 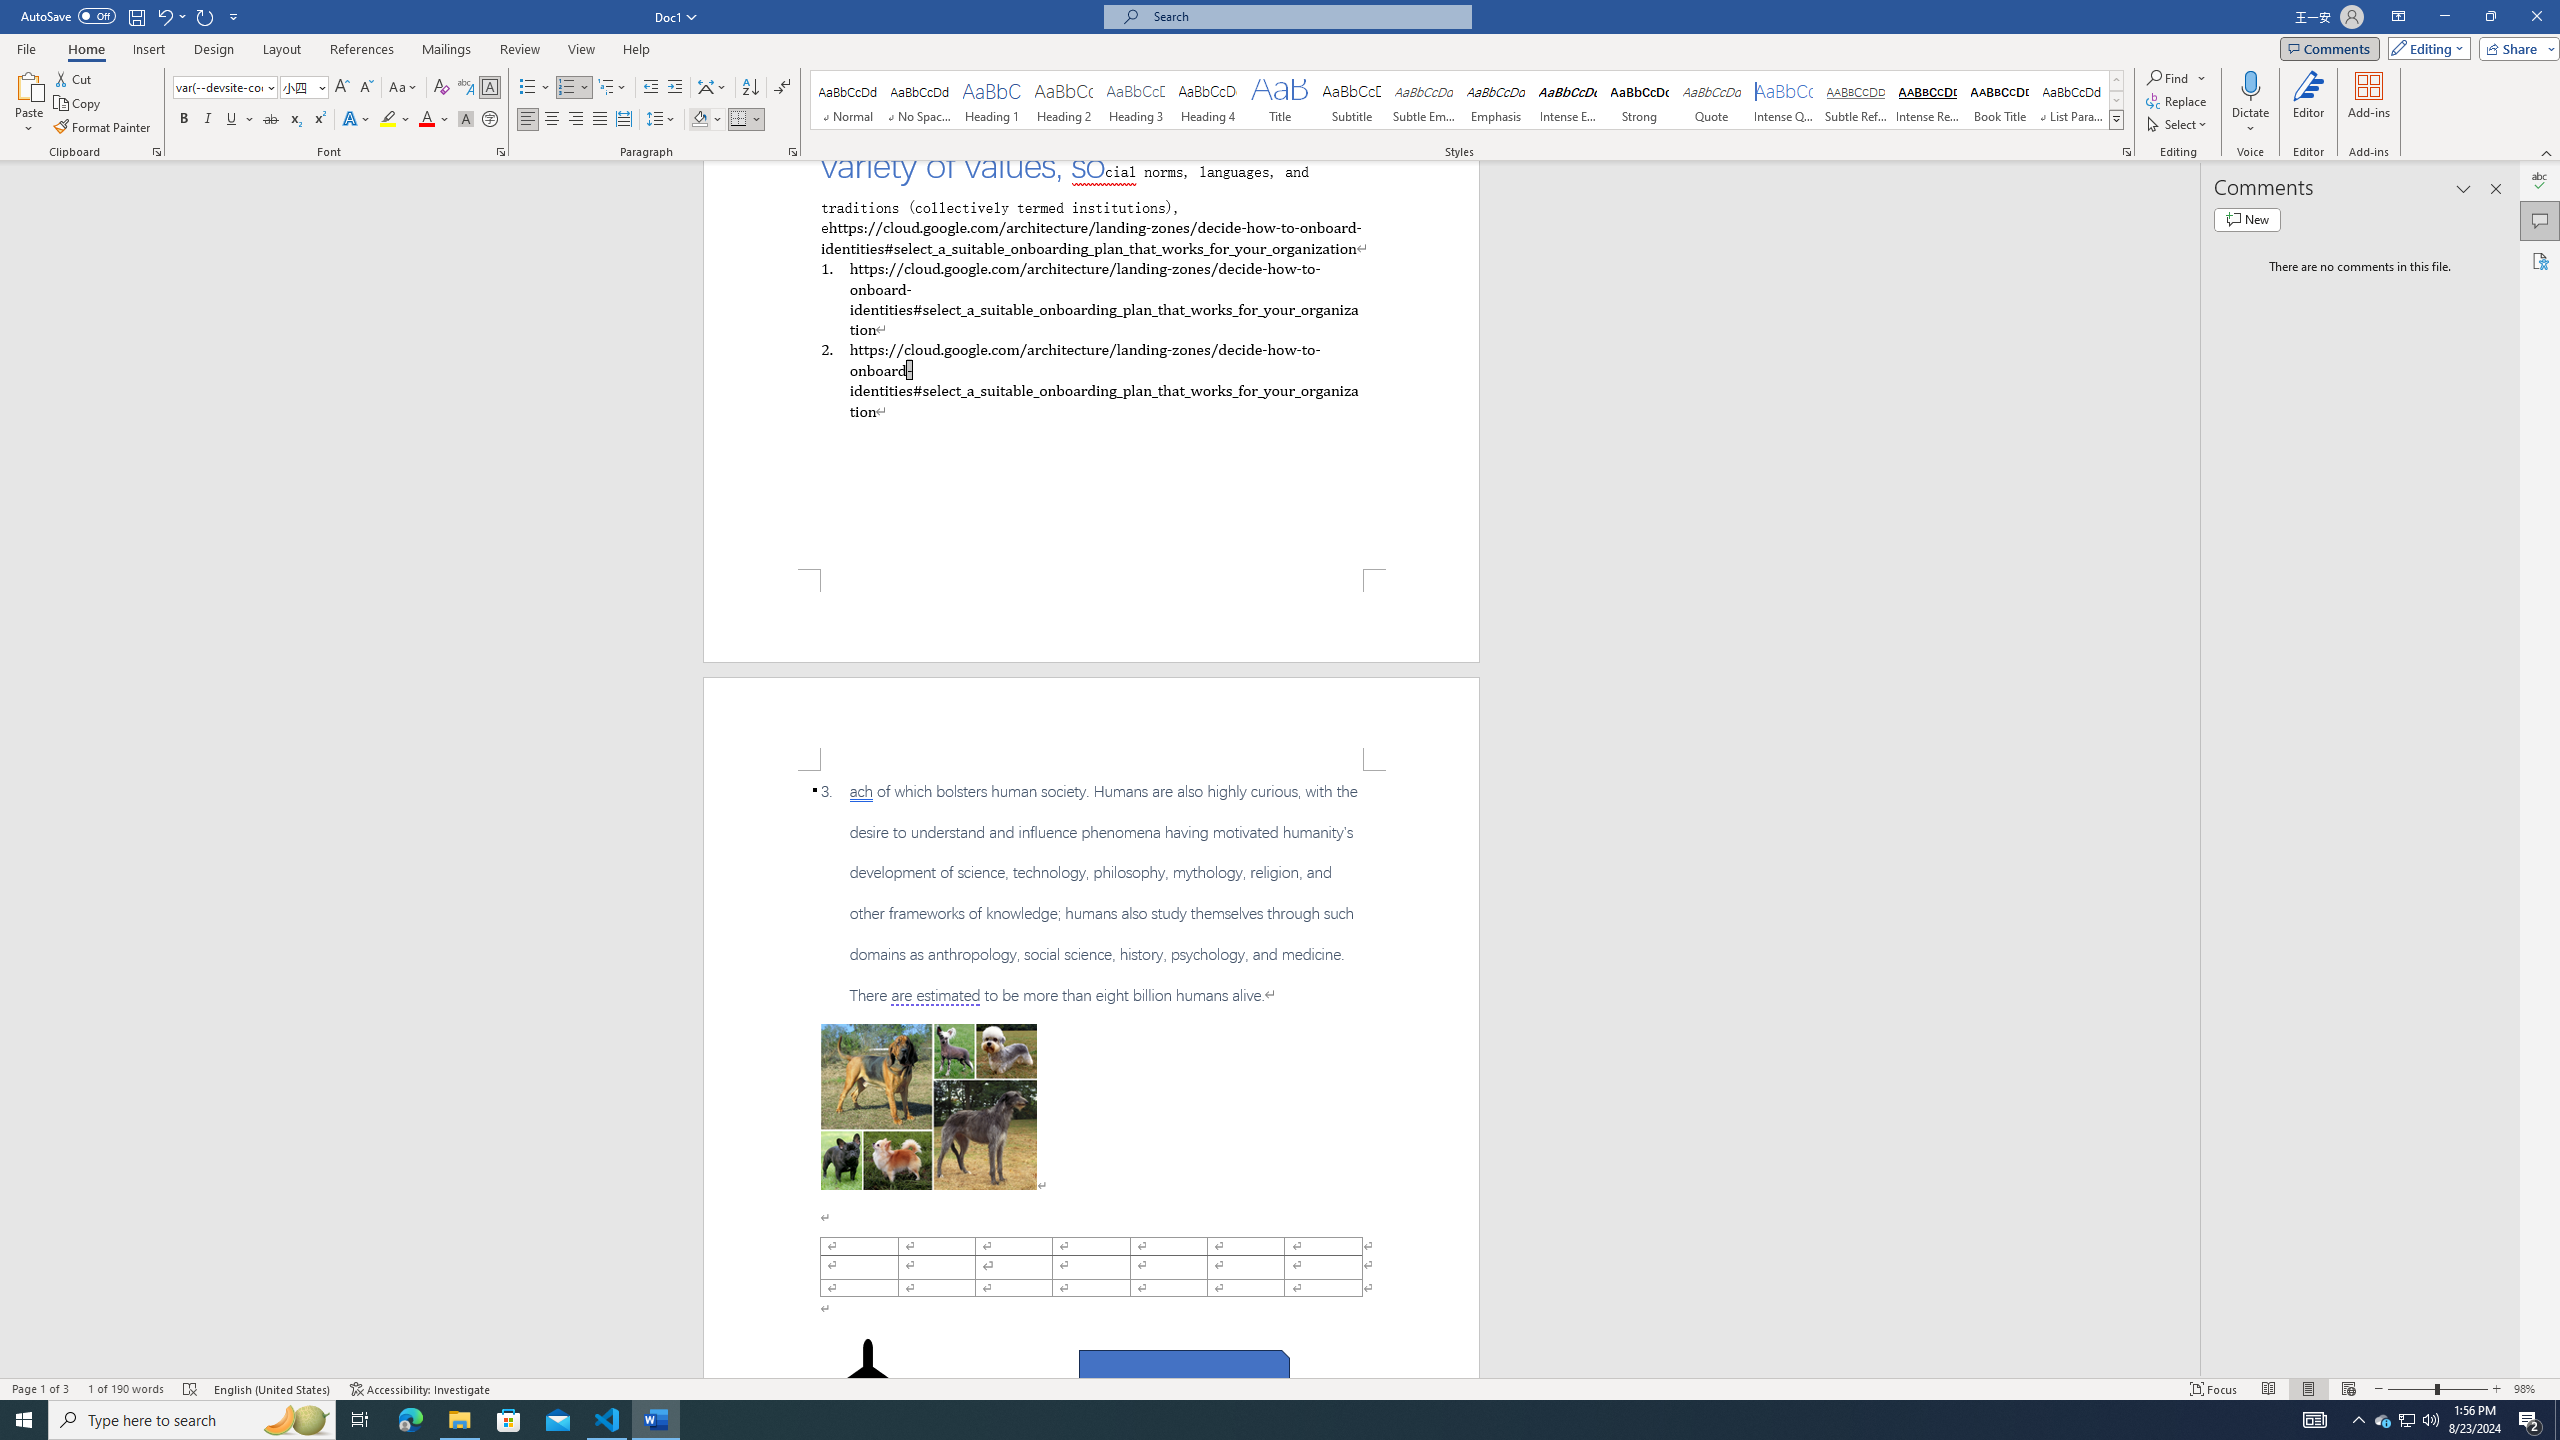 What do you see at coordinates (673, 87) in the screenshot?
I see `'Increase Indent'` at bounding box center [673, 87].